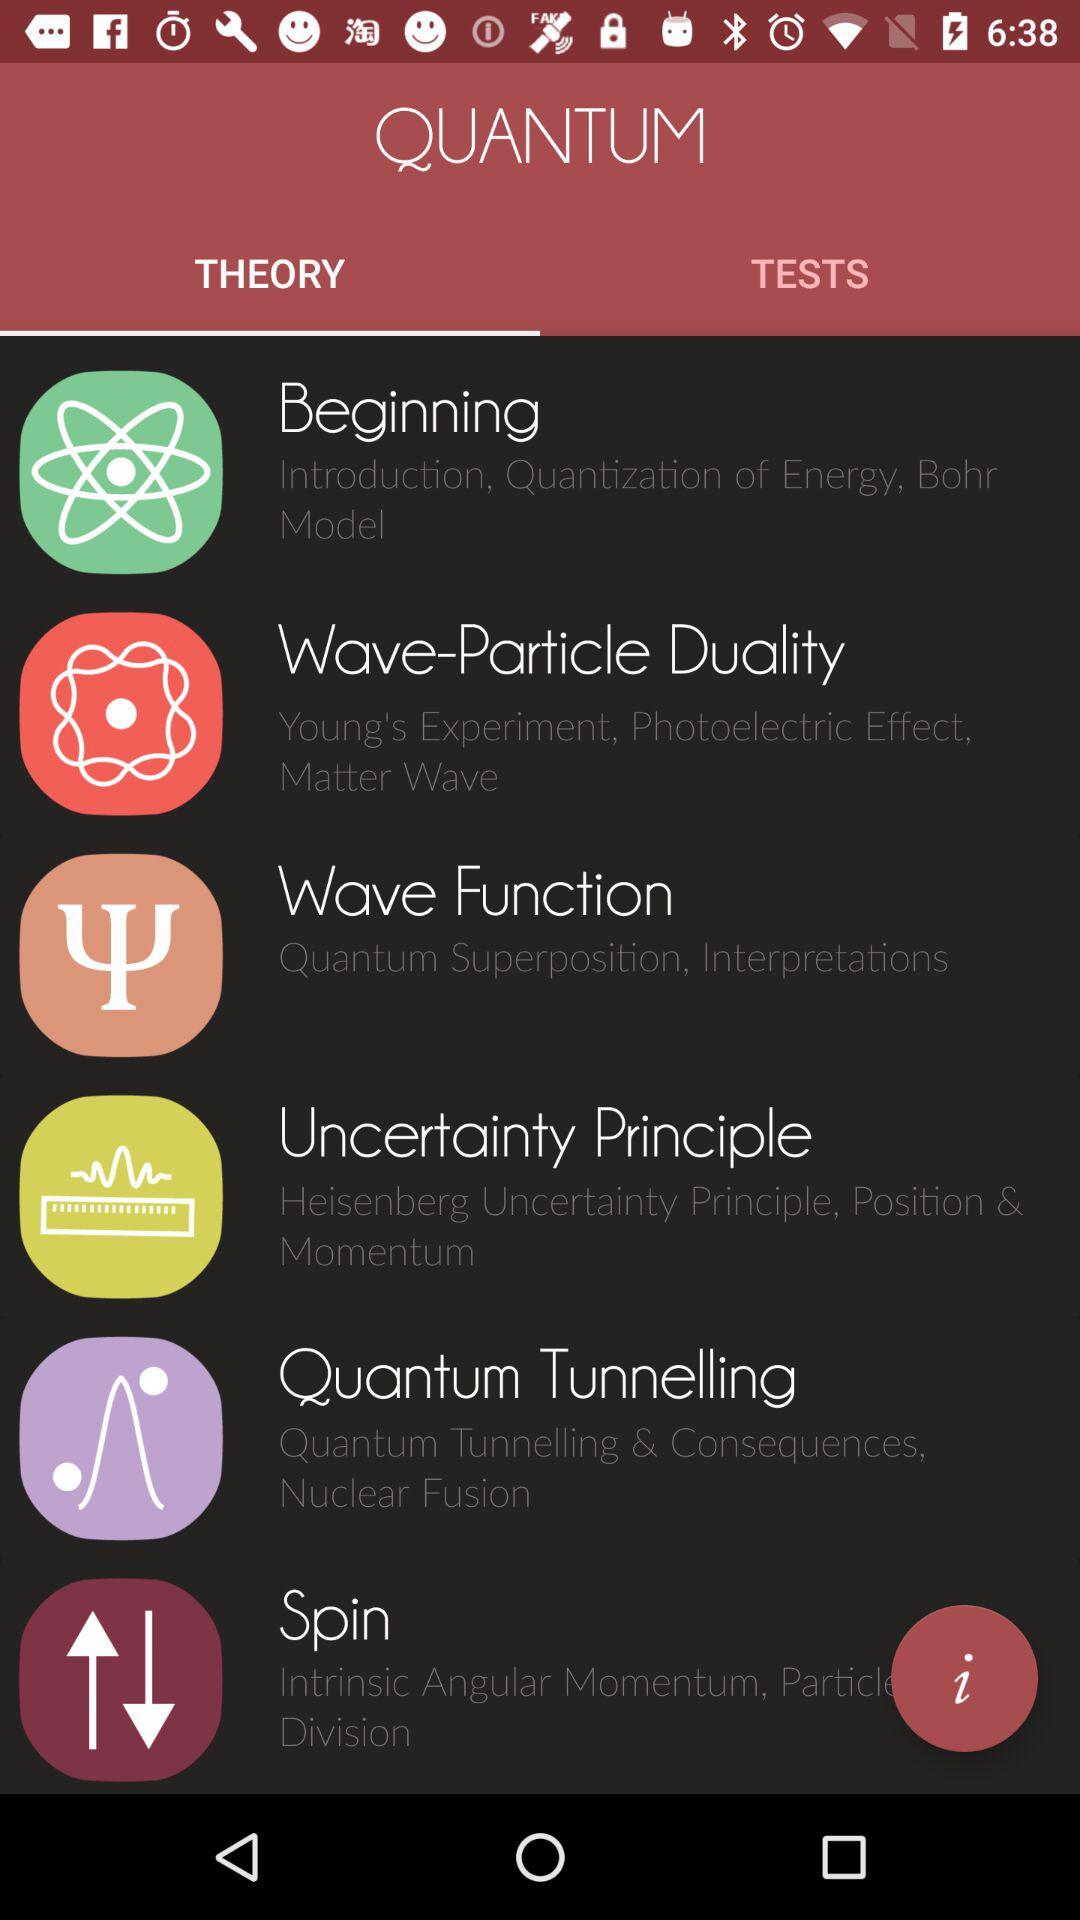 This screenshot has width=1080, height=1920. Describe the element at coordinates (963, 1678) in the screenshot. I see `item at the bottom right corner` at that location.